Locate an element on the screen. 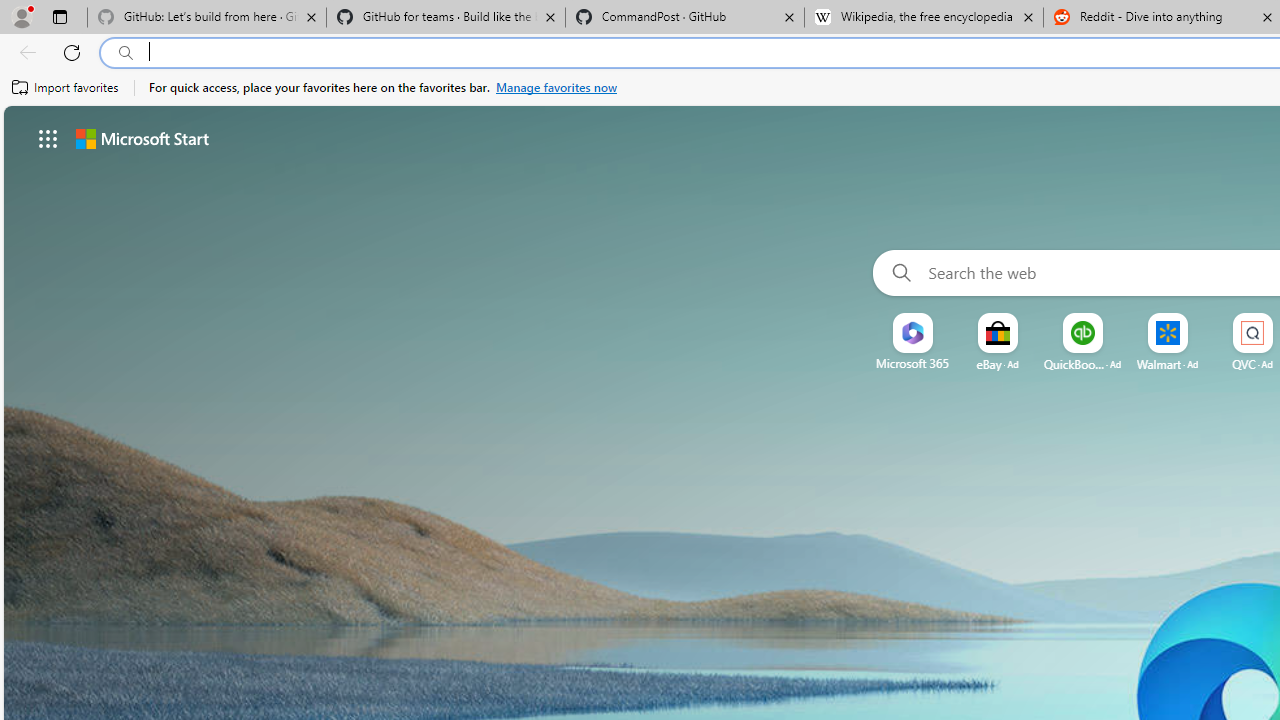 The width and height of the screenshot is (1280, 720). 'Manage favorites now' is located at coordinates (556, 87).